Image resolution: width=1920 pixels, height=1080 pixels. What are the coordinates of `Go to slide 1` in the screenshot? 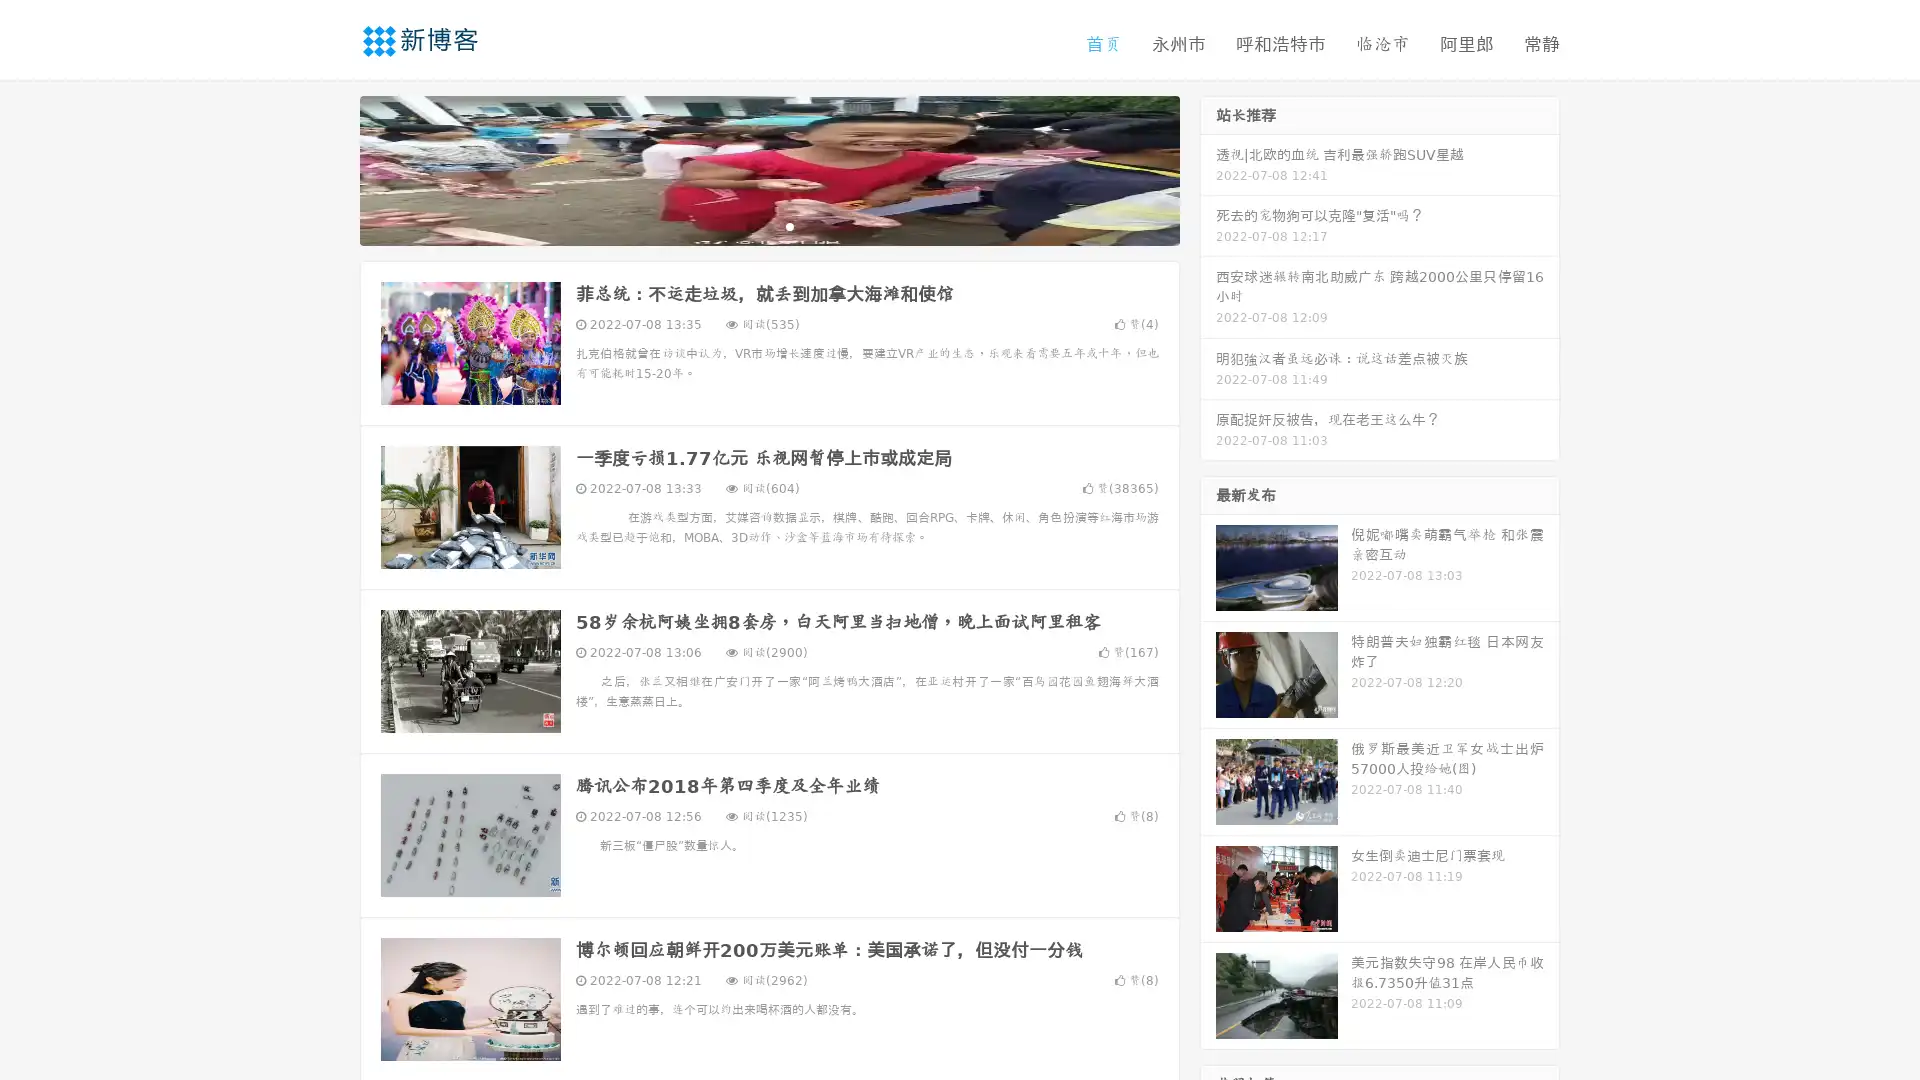 It's located at (748, 225).